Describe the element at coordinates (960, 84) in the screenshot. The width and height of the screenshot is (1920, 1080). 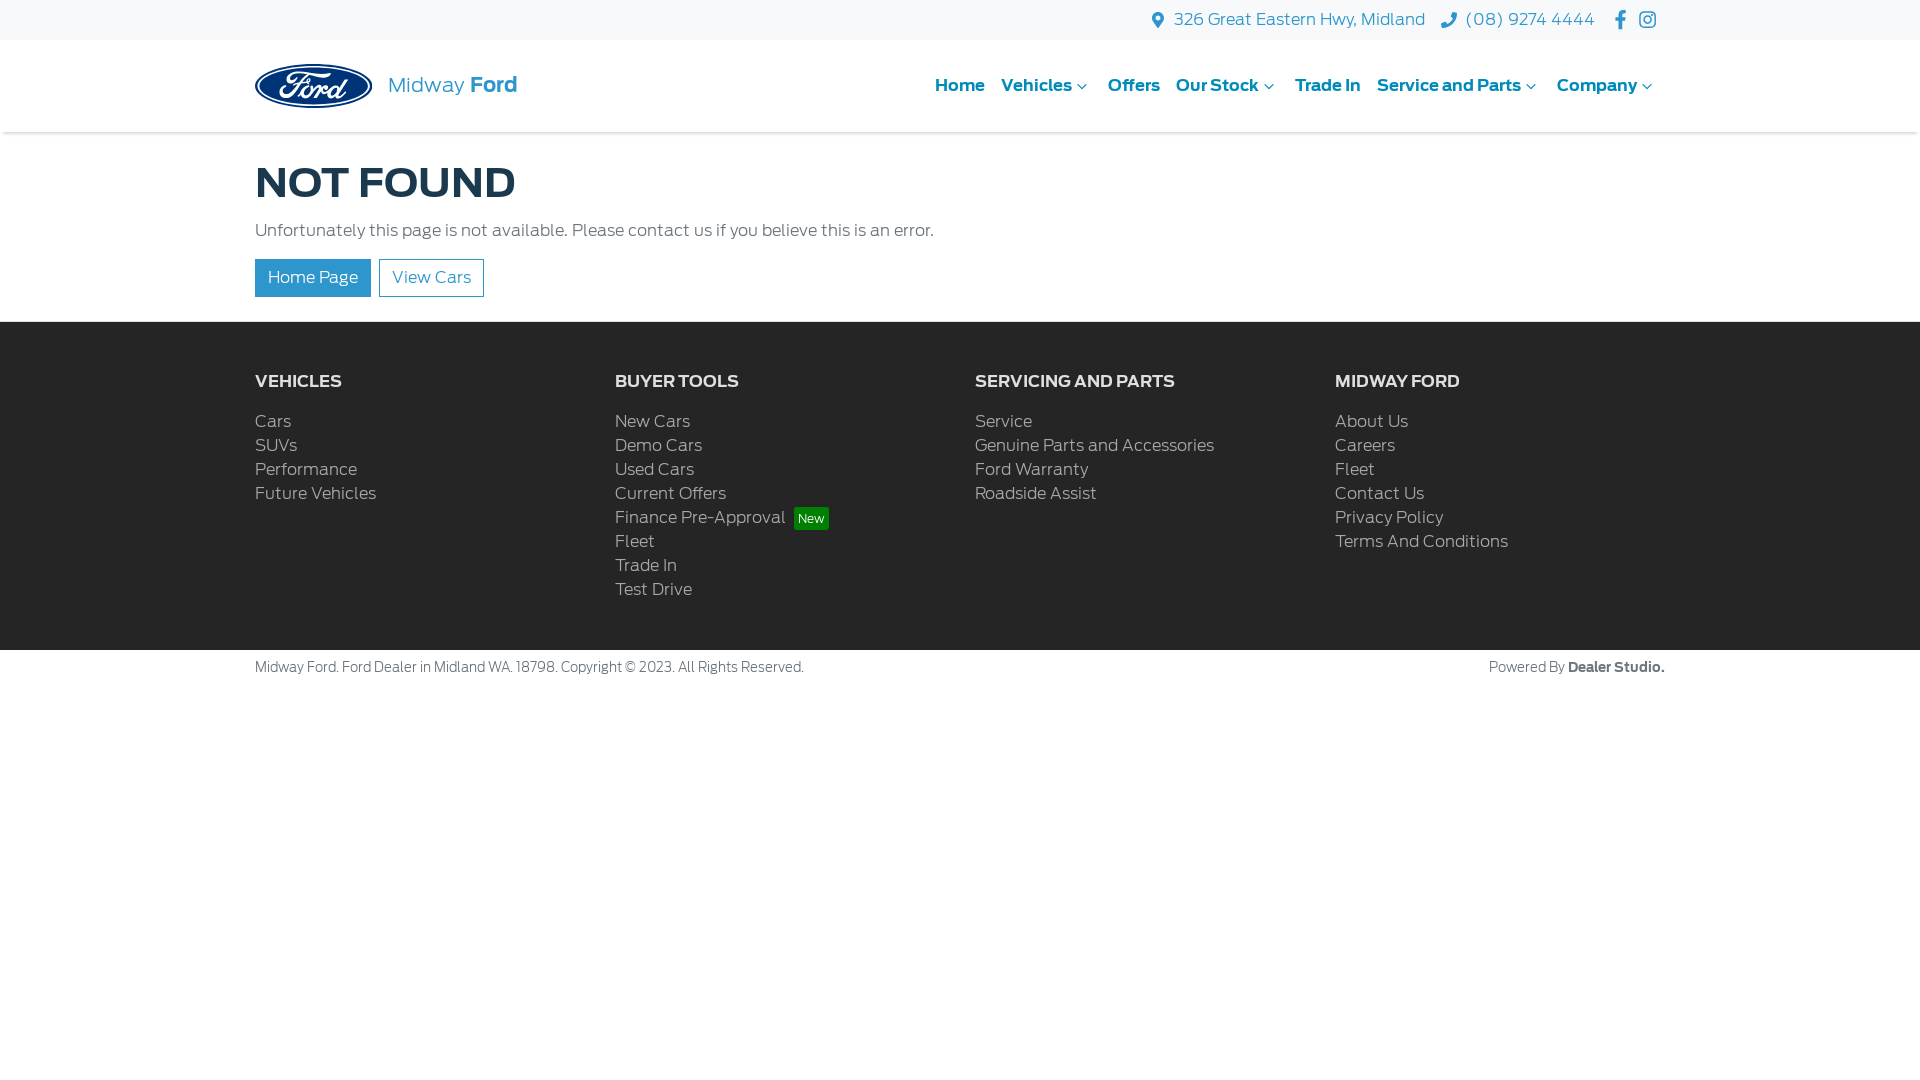
I see `'Home'` at that location.